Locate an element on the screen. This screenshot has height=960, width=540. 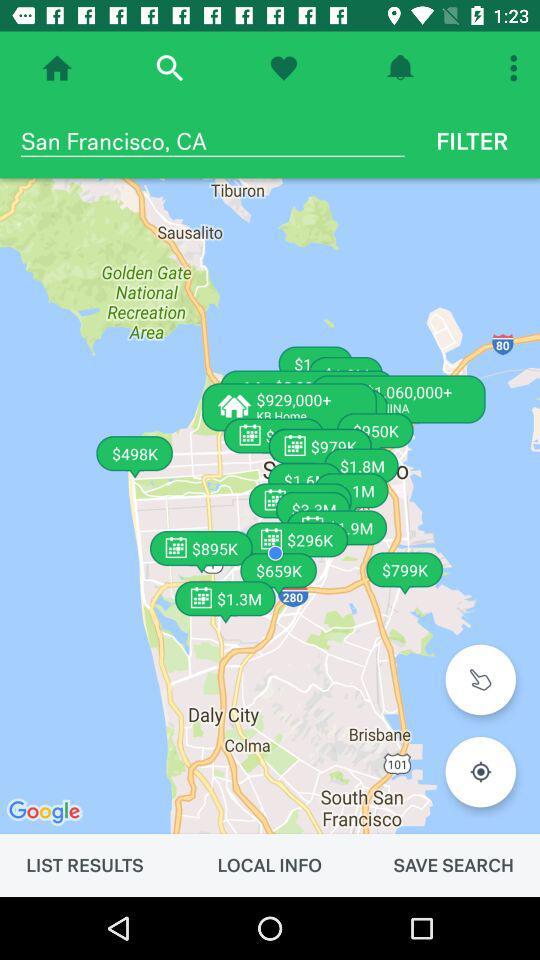
icon above the save search item is located at coordinates (479, 771).